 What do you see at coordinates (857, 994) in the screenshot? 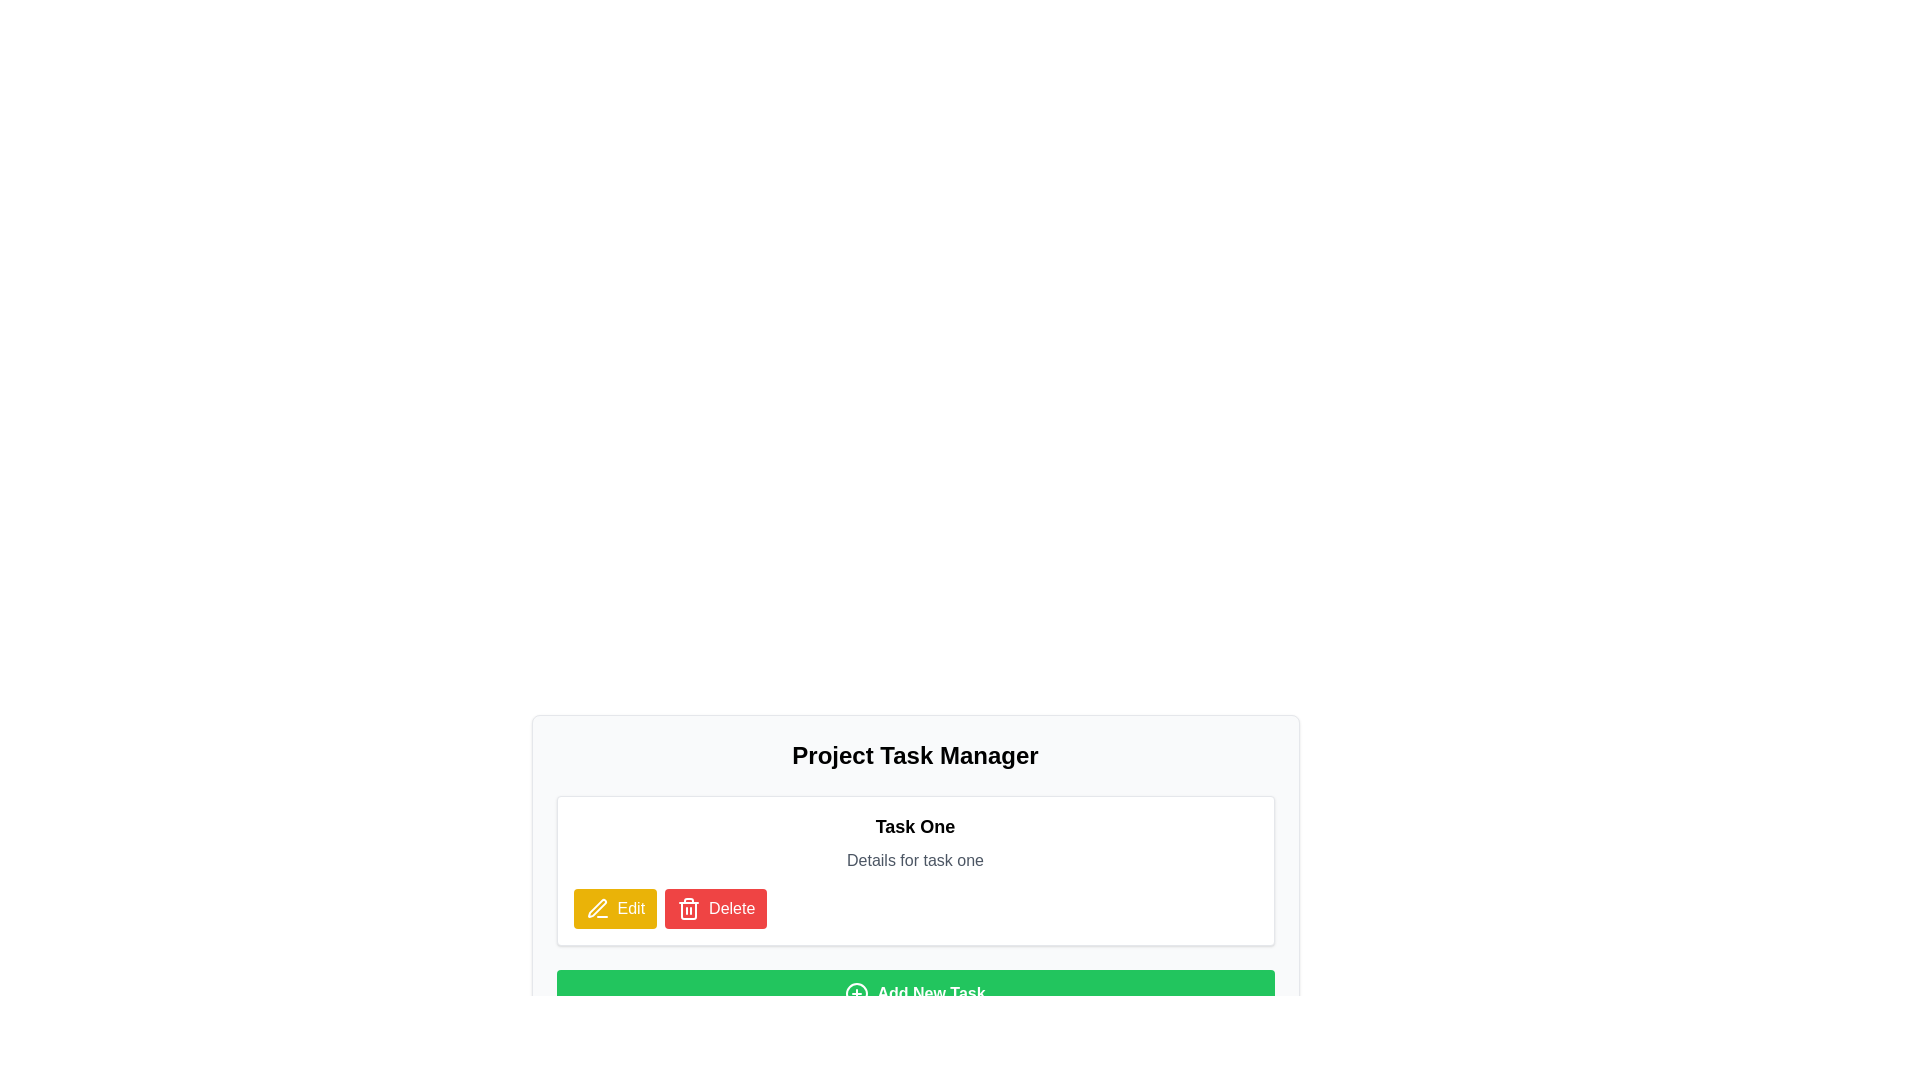
I see `the circular icon with a plus symbol in the center, which is styled with a green border and is located to the left of the 'Add New Task' text` at bounding box center [857, 994].